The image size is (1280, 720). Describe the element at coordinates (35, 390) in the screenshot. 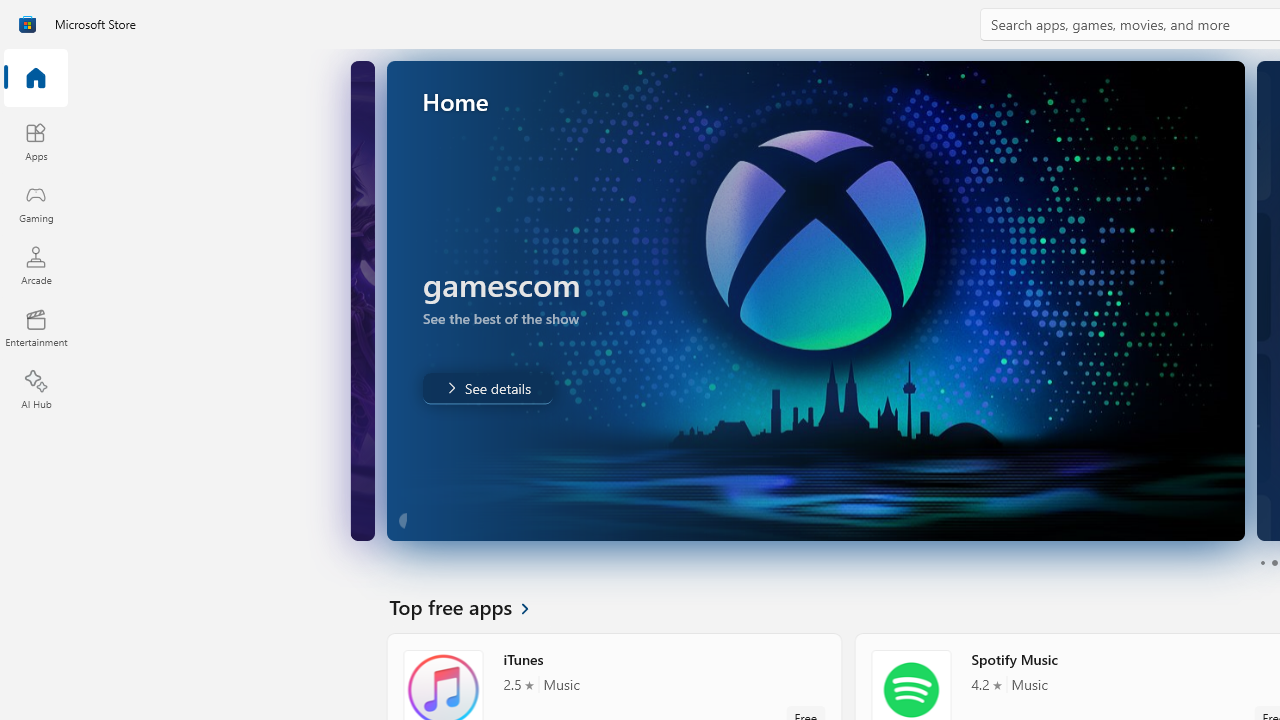

I see `'AI Hub'` at that location.